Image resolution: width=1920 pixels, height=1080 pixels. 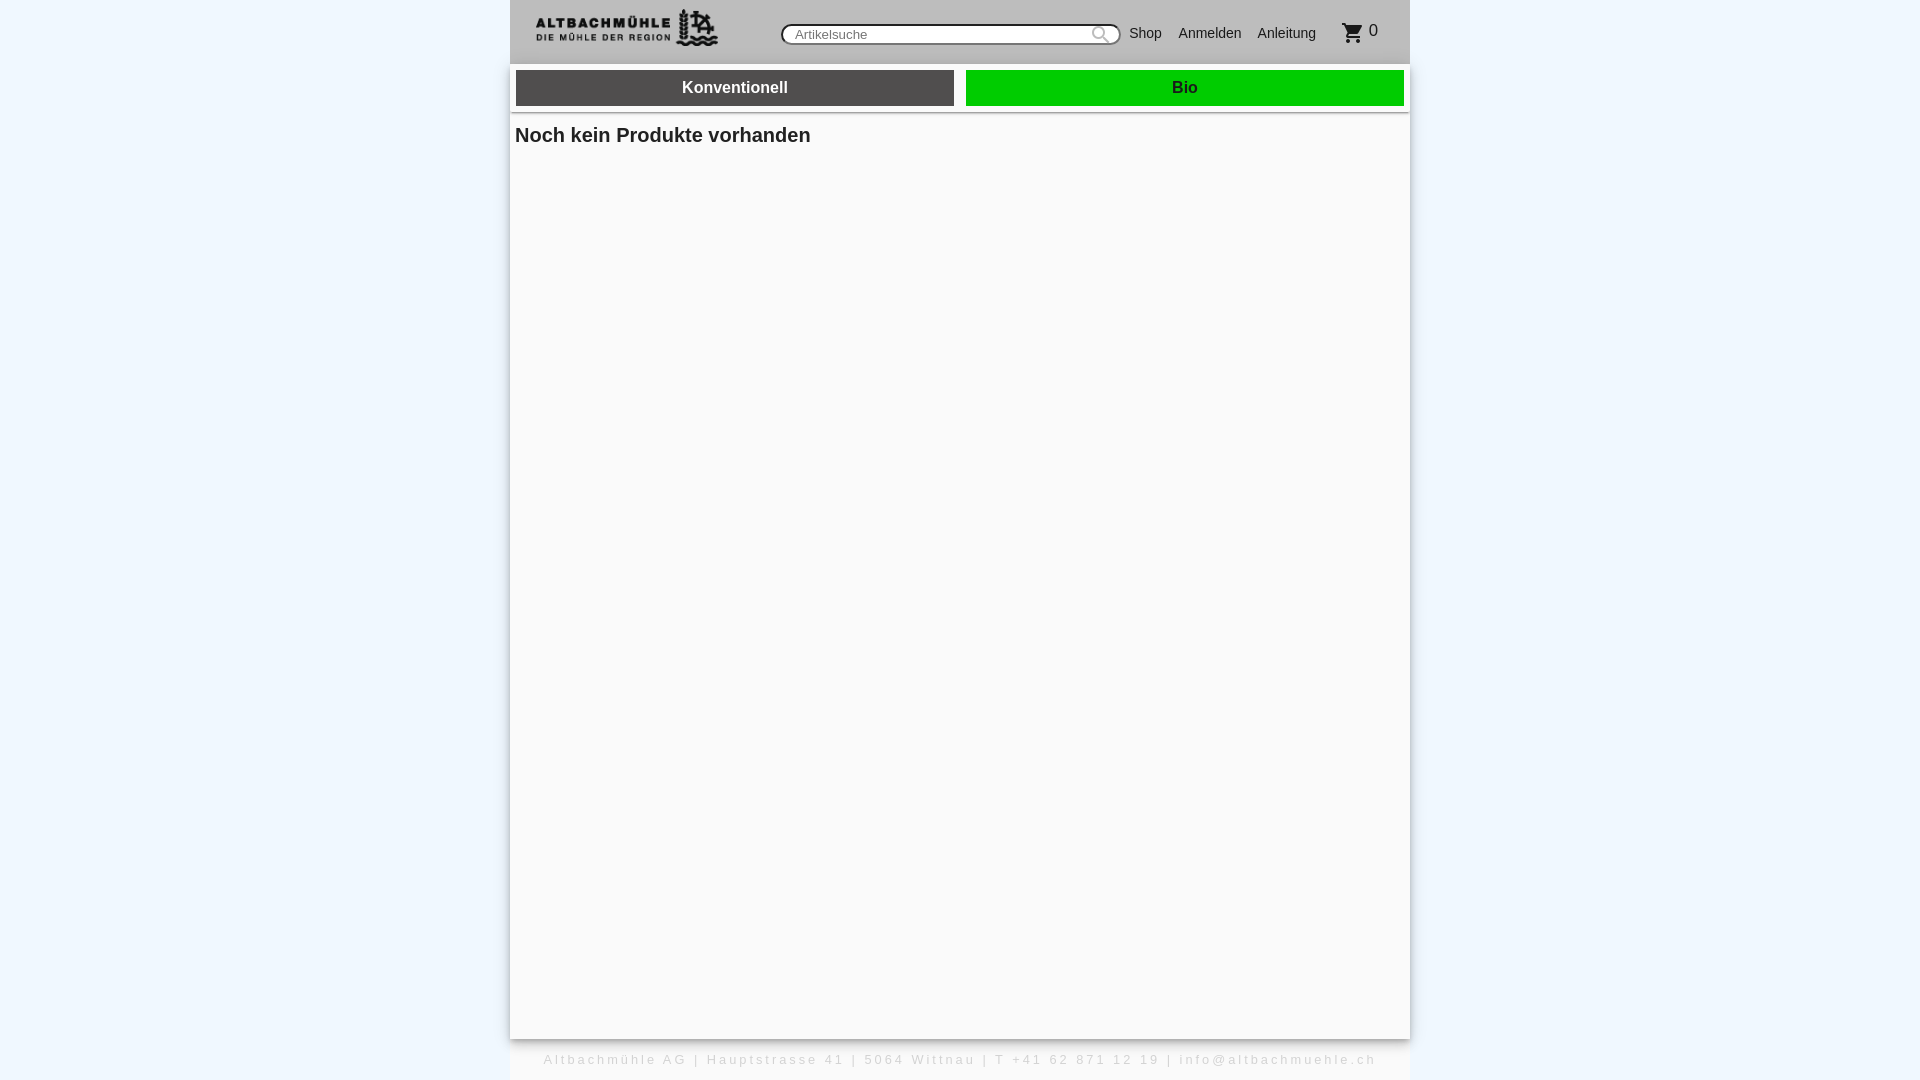 What do you see at coordinates (1324, 30) in the screenshot?
I see `'shopping_cart` at bounding box center [1324, 30].